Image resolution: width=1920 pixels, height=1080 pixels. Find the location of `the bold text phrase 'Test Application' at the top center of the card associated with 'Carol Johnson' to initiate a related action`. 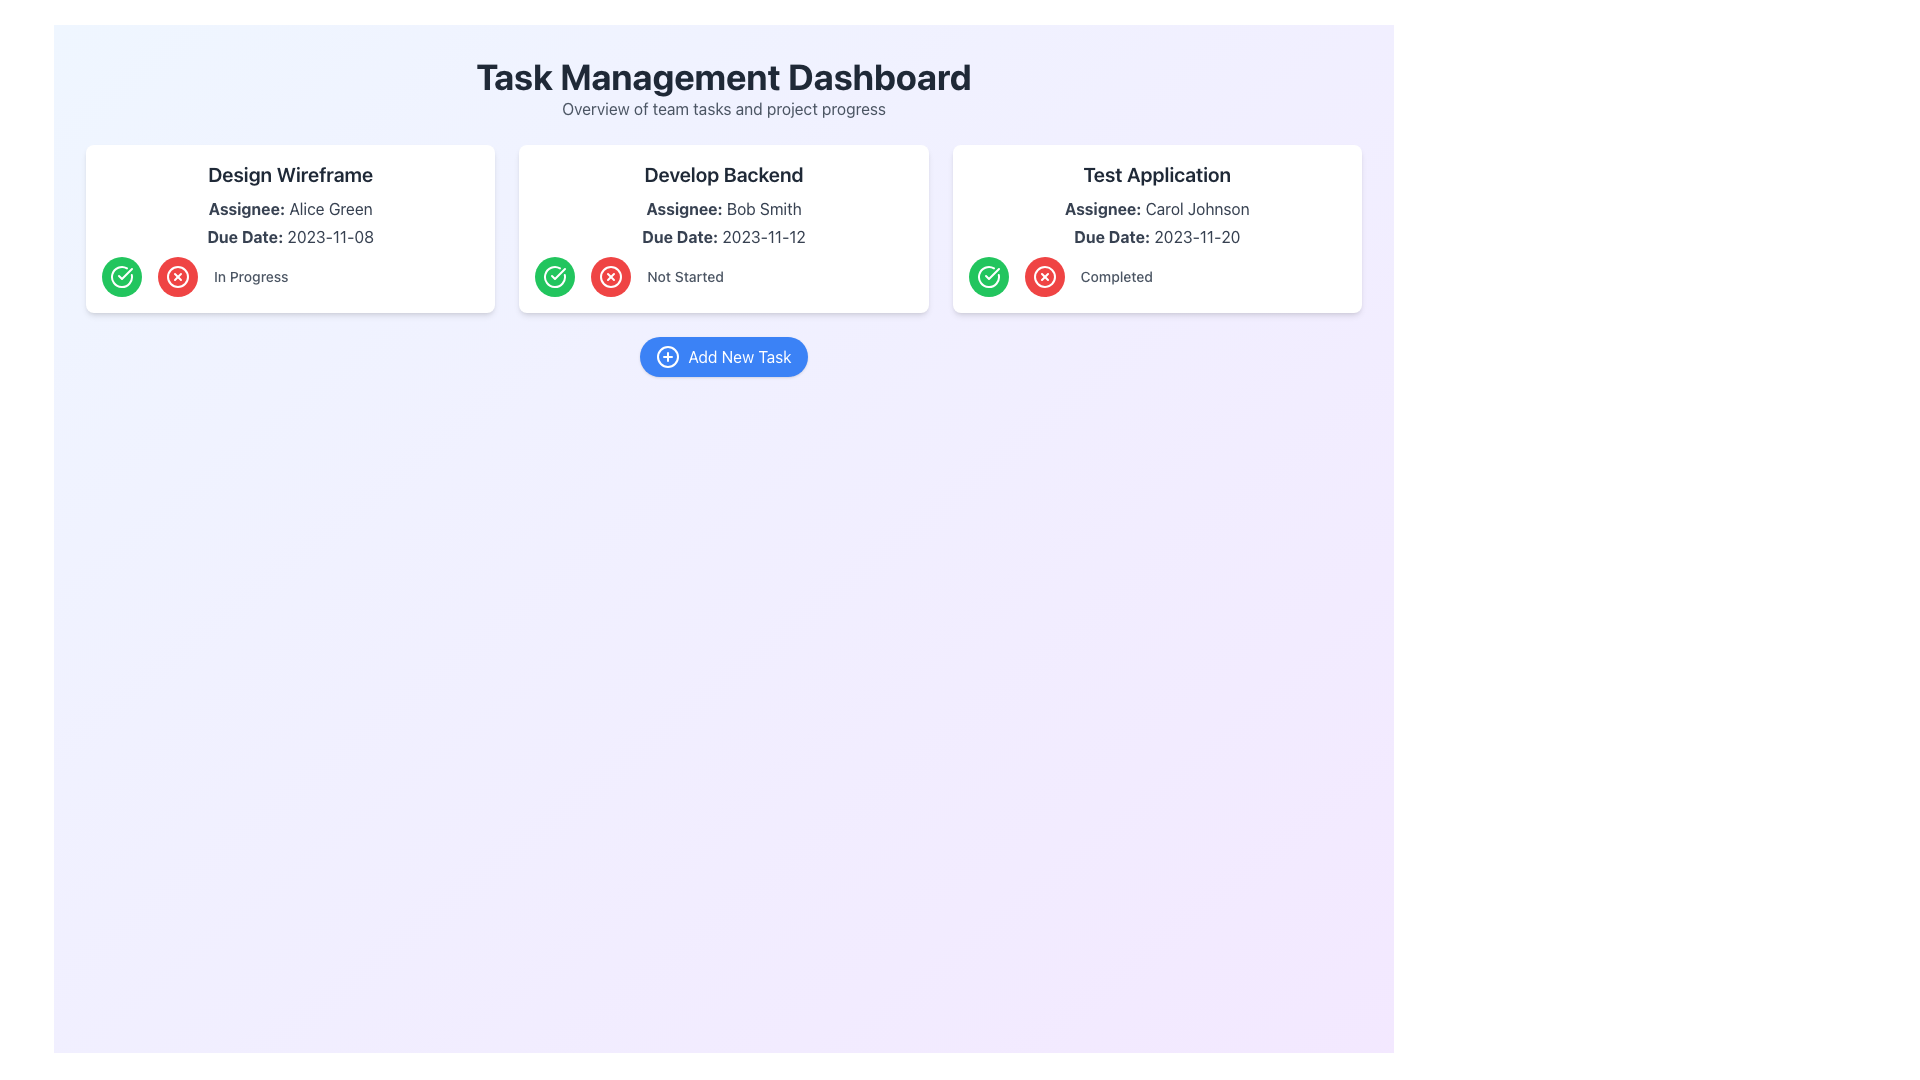

the bold text phrase 'Test Application' at the top center of the card associated with 'Carol Johnson' to initiate a related action is located at coordinates (1157, 173).